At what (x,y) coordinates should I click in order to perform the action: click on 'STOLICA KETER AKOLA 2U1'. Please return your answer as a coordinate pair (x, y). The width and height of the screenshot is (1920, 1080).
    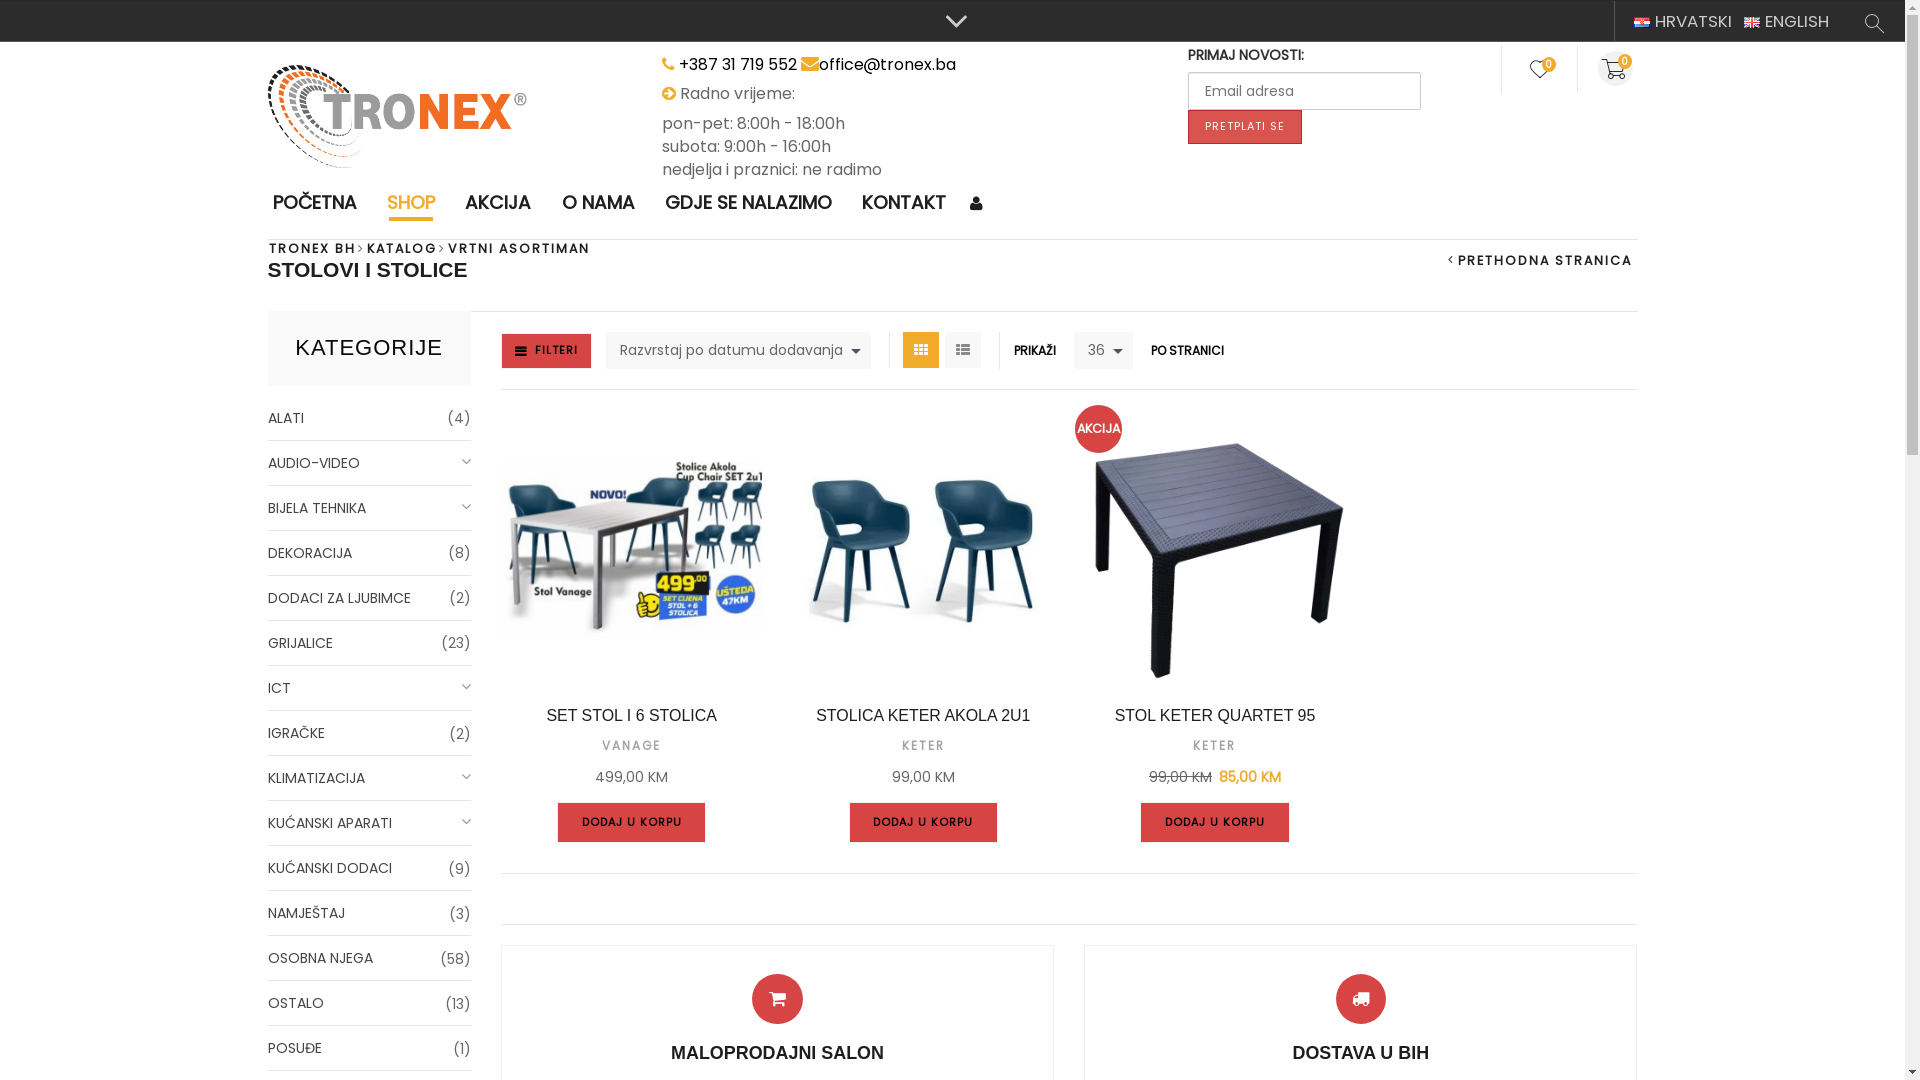
    Looking at the image, I should click on (921, 715).